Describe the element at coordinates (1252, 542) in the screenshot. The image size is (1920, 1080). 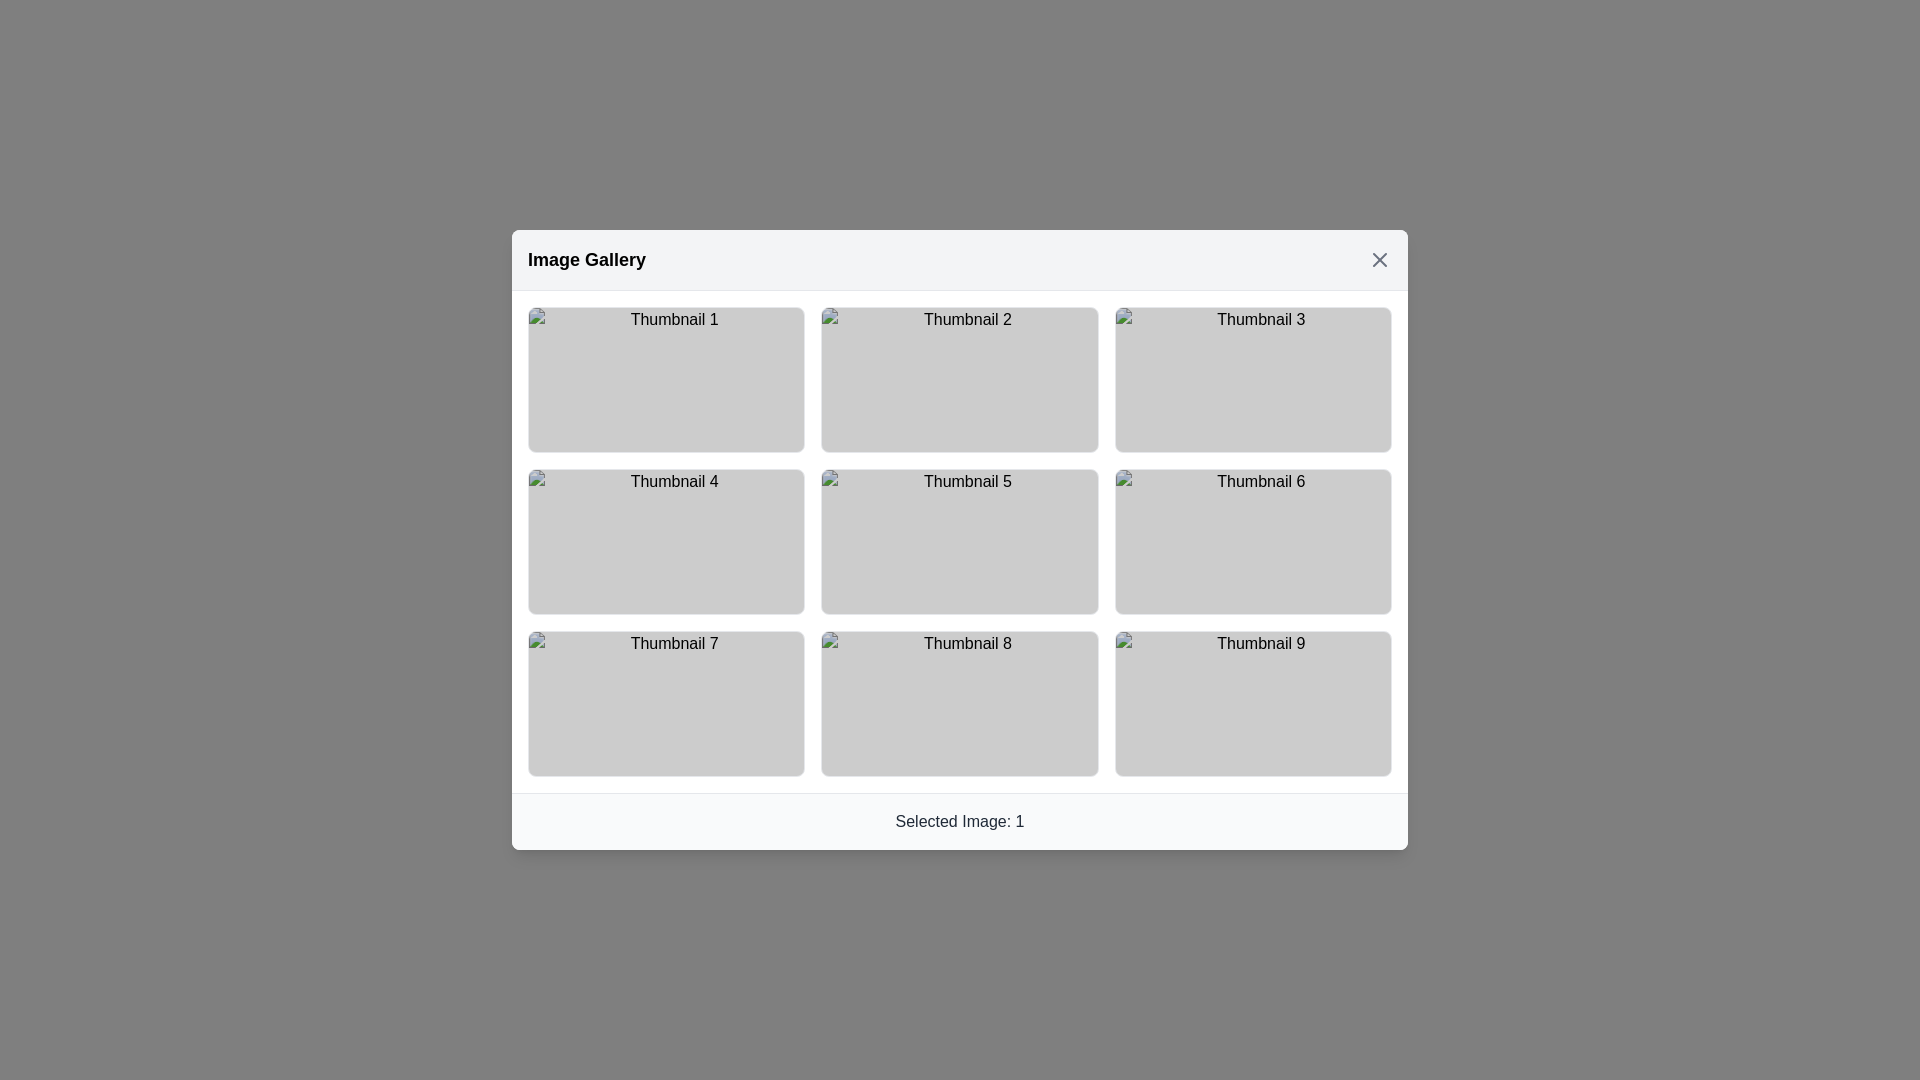
I see `the overlay element that appears on the sixth thumbnail of the 3x3 grid layout in the image gallery` at that location.